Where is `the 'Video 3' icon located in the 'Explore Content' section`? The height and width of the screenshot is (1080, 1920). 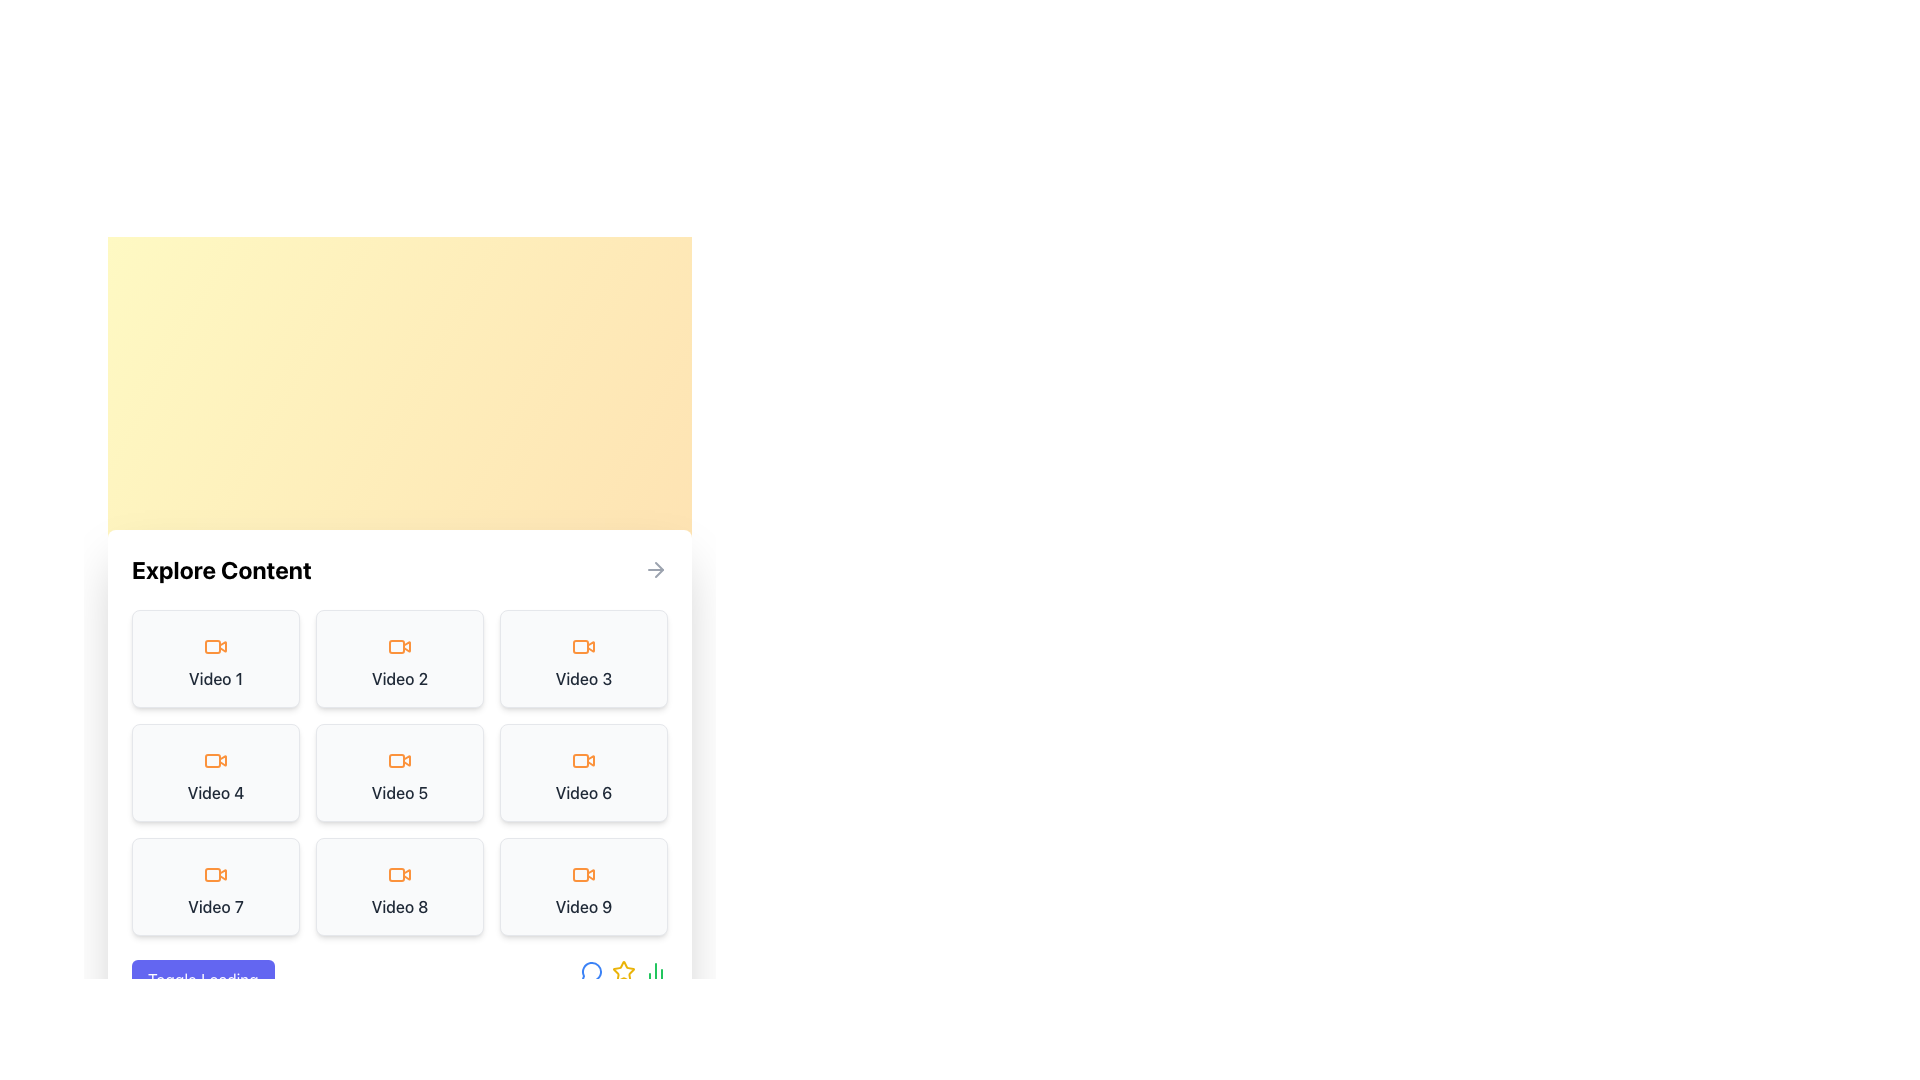 the 'Video 3' icon located in the 'Explore Content' section is located at coordinates (583, 647).